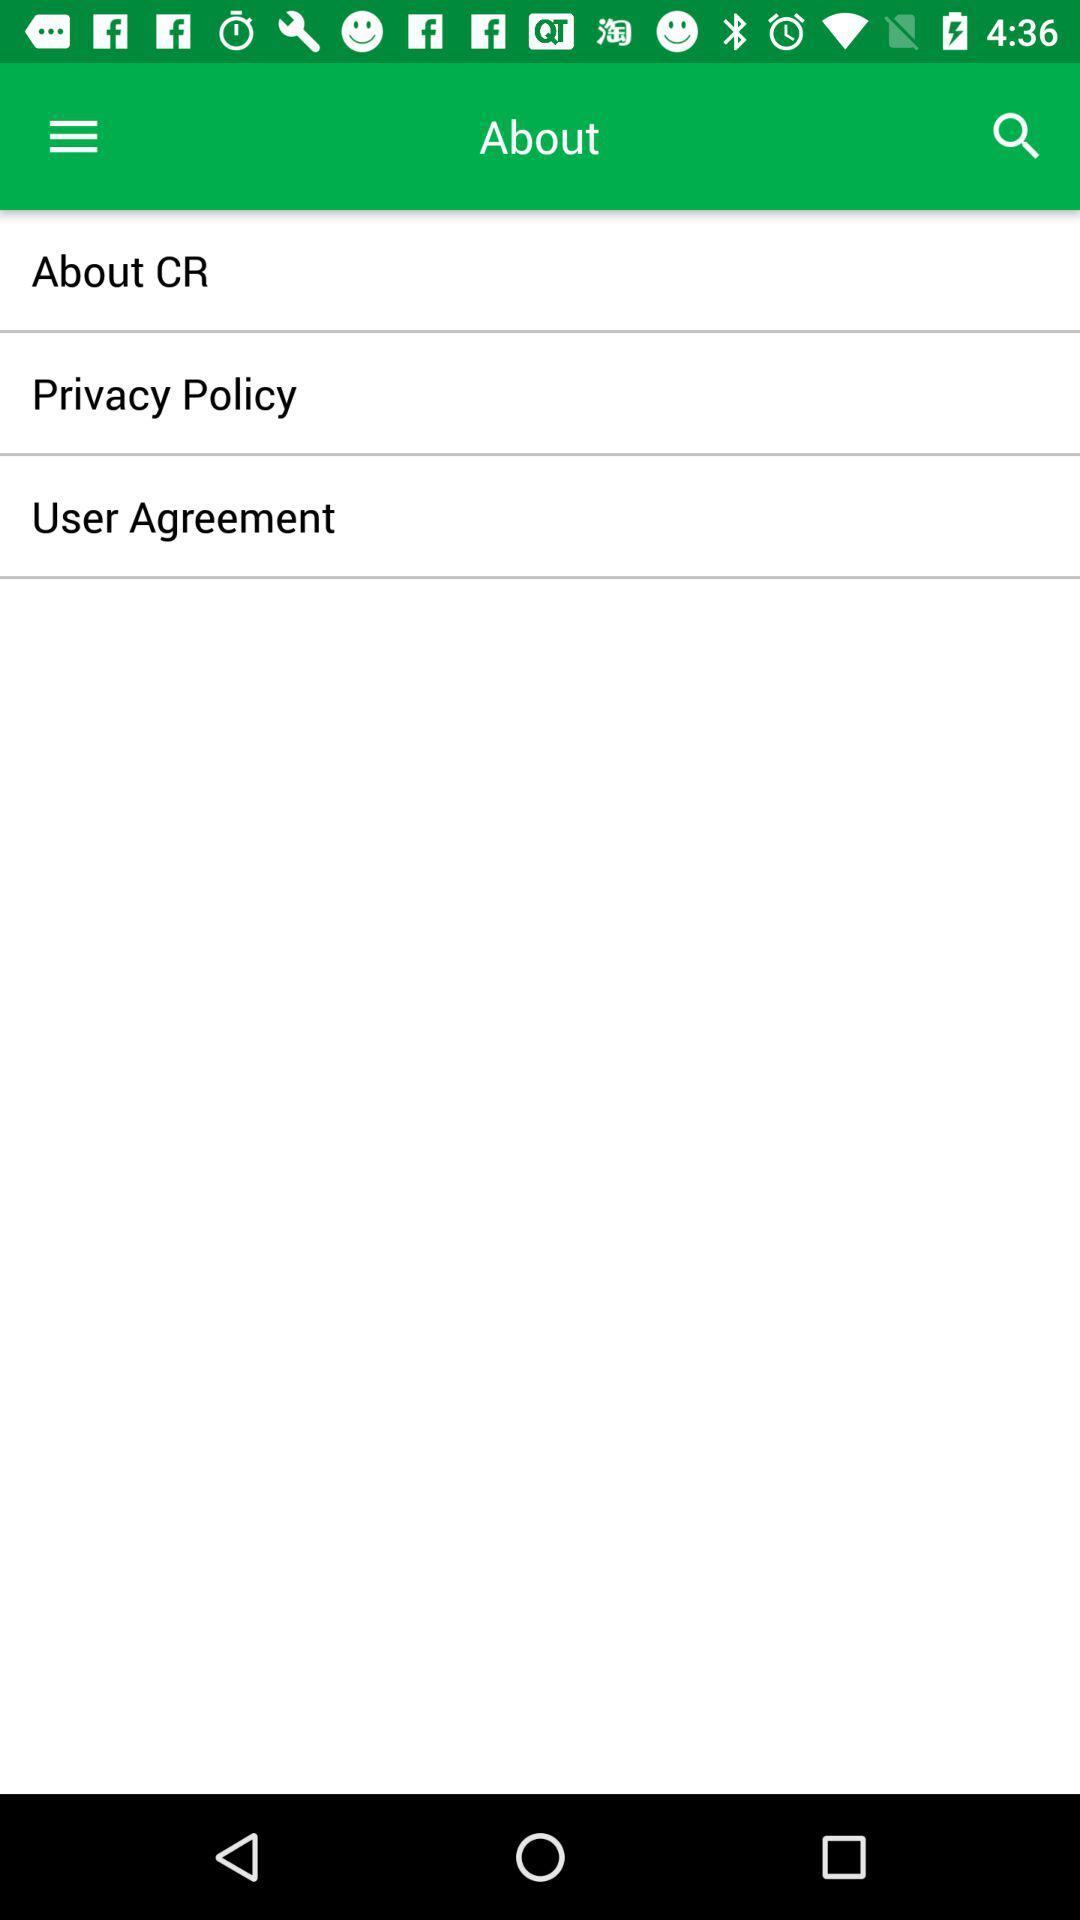 The image size is (1080, 1920). What do you see at coordinates (1017, 135) in the screenshot?
I see `icon at the top right corner` at bounding box center [1017, 135].